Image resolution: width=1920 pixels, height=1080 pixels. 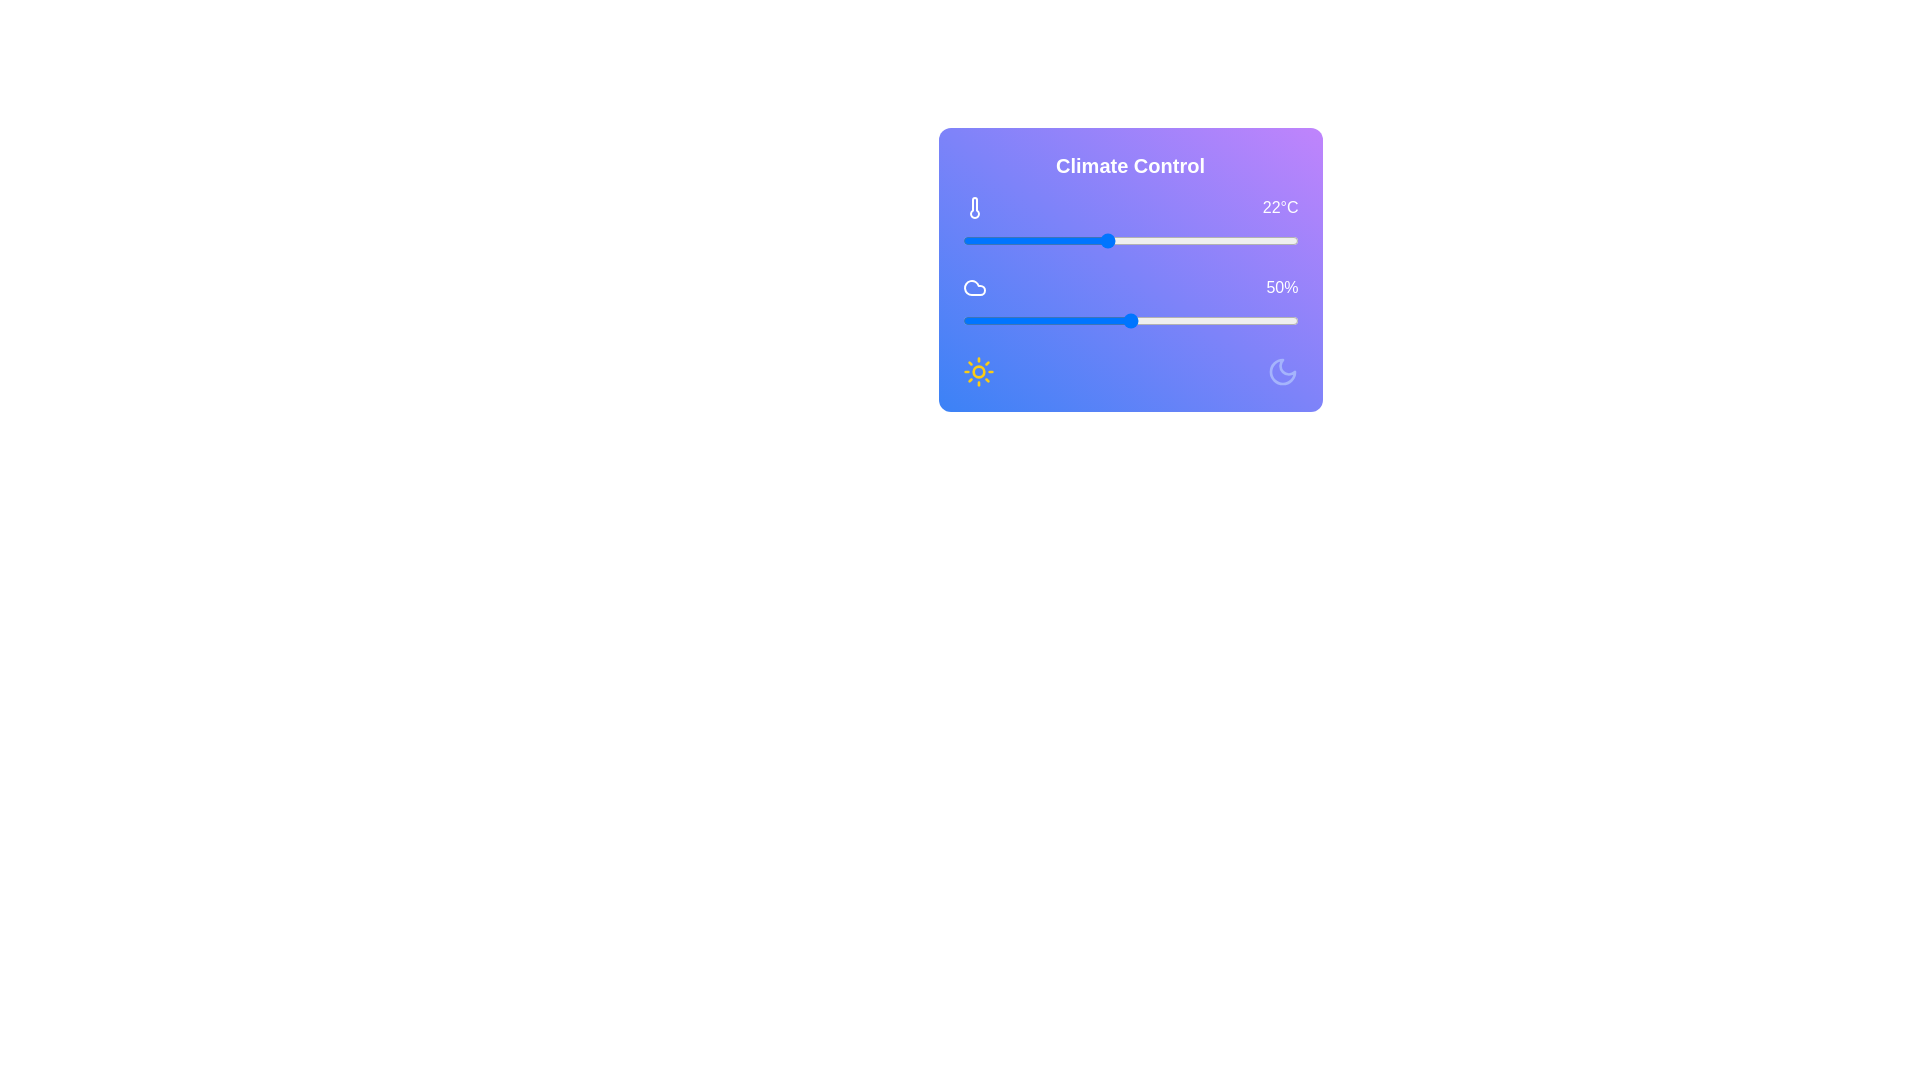 I want to click on the temperature adjustment slider located directly under the thermometer icon and the '22°C' label for feedback, so click(x=1130, y=239).